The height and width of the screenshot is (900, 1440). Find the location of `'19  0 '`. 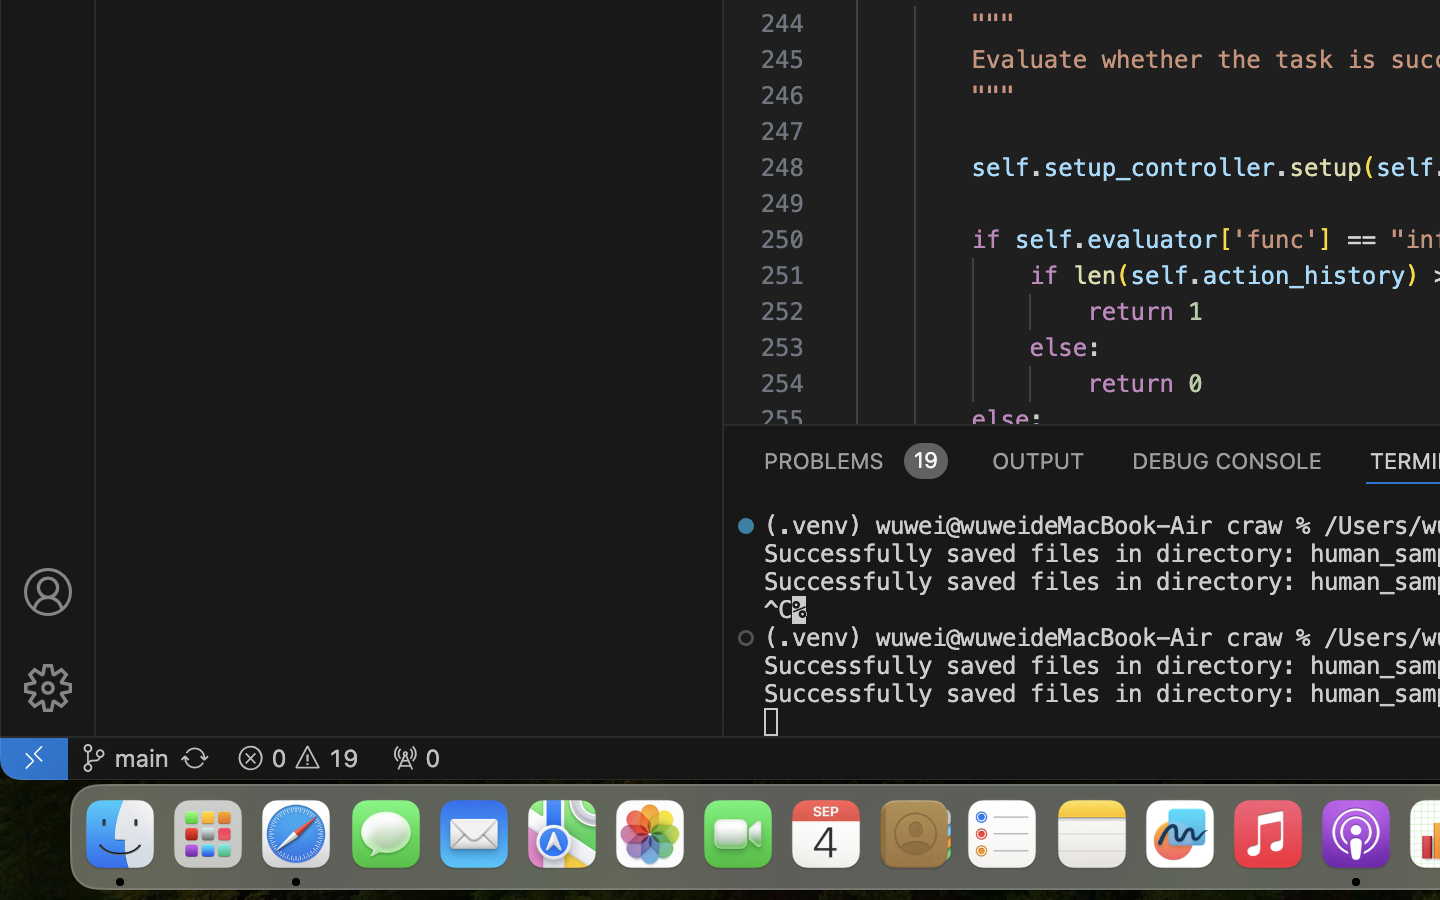

'19  0 ' is located at coordinates (296, 756).